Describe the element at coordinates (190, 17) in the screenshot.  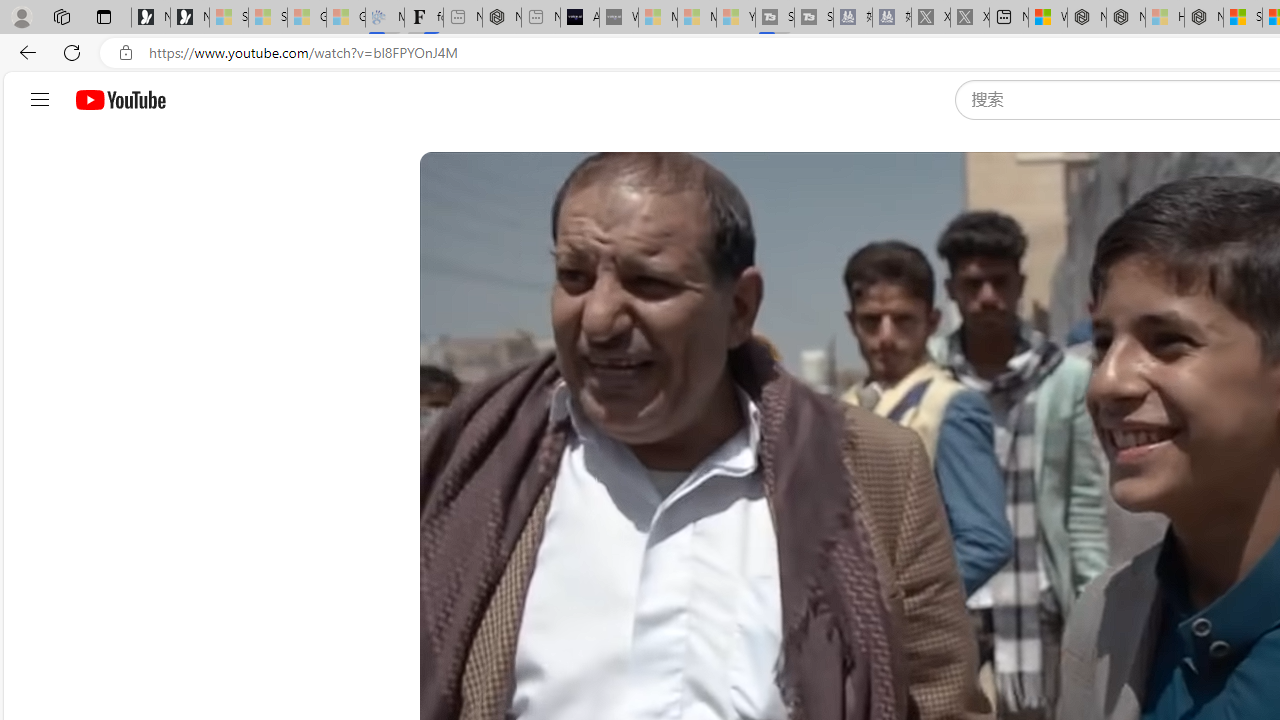
I see `'Newsletter Sign Up'` at that location.